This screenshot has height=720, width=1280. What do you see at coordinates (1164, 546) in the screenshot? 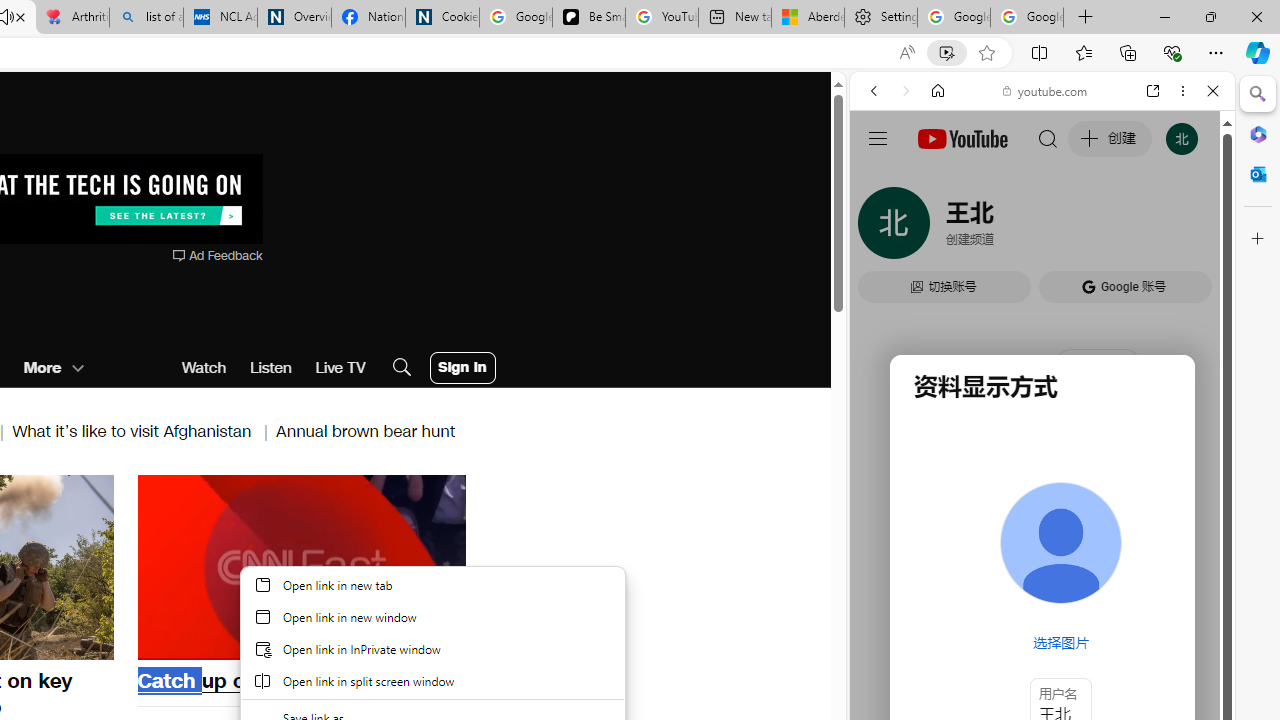
I see `'Show More Music'` at bounding box center [1164, 546].